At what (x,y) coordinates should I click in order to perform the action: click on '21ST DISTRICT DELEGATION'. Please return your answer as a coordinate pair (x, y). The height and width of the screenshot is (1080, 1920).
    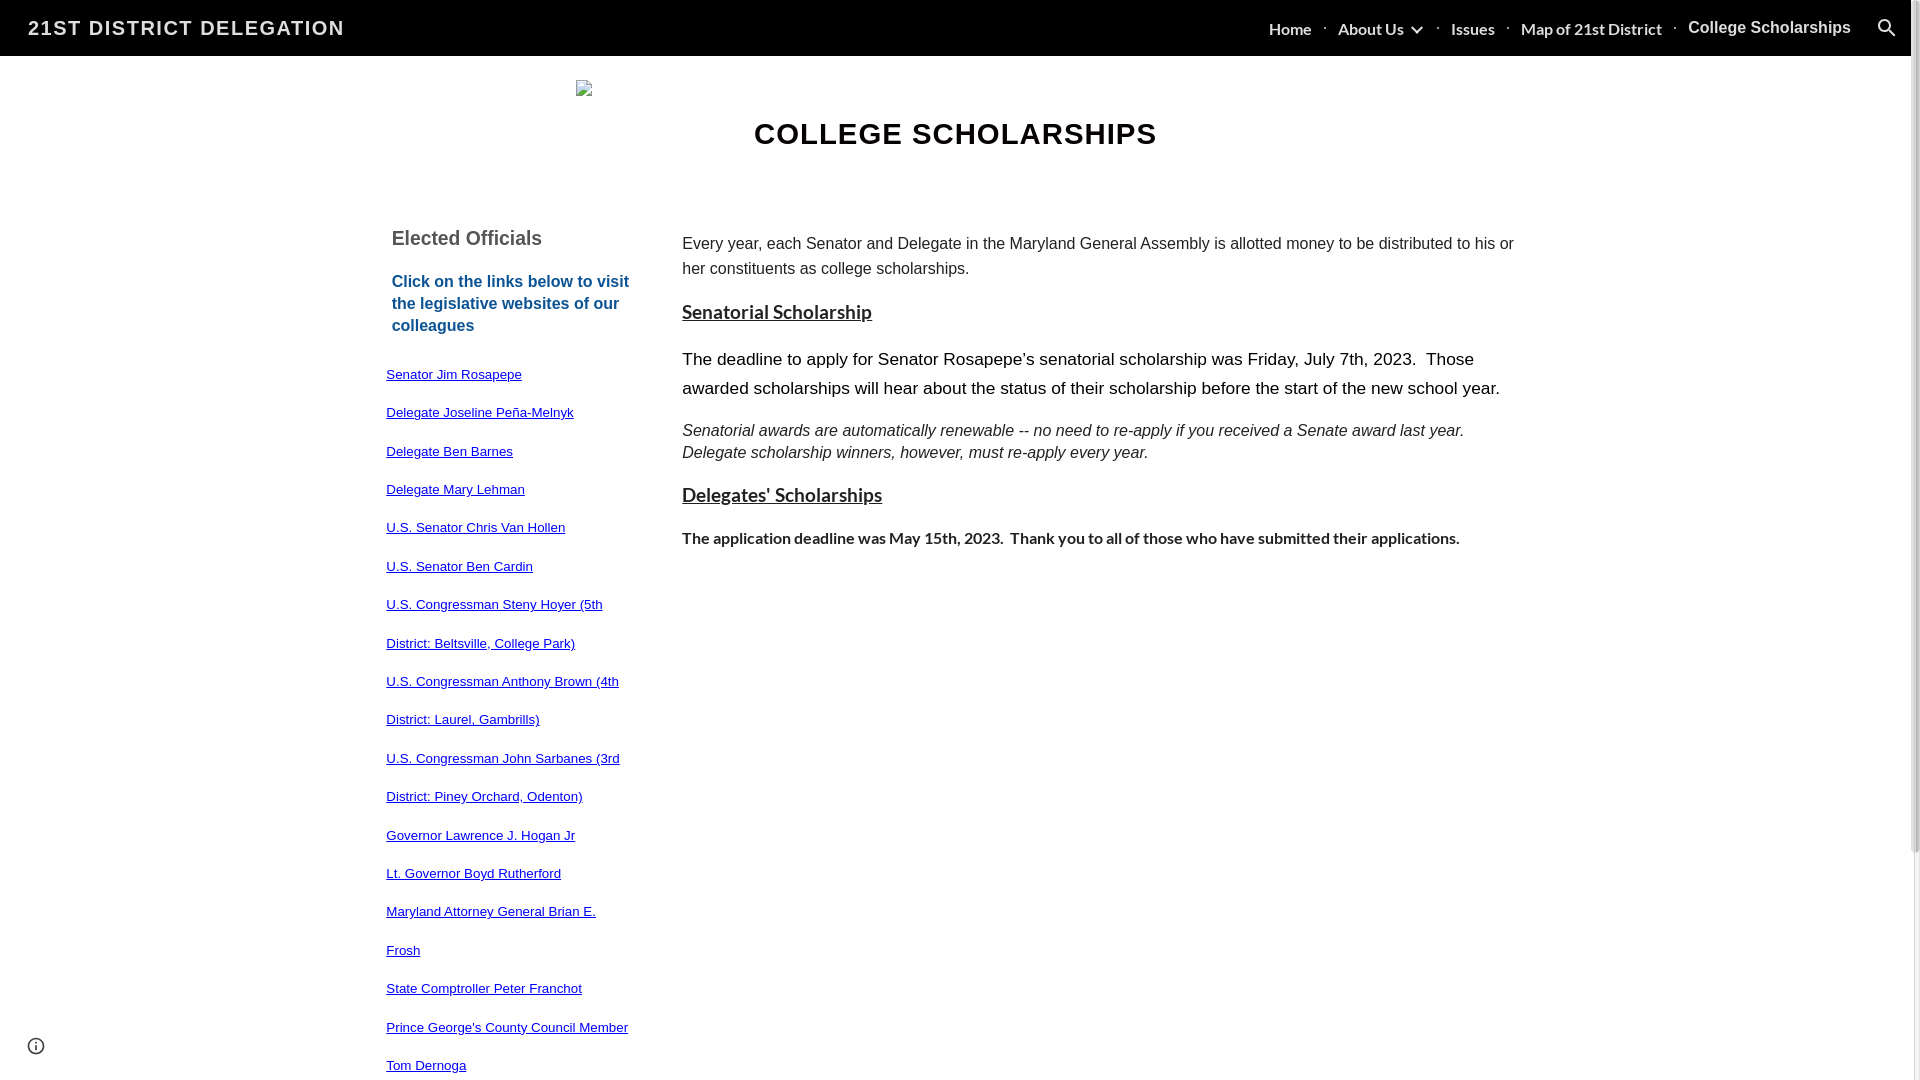
    Looking at the image, I should click on (186, 26).